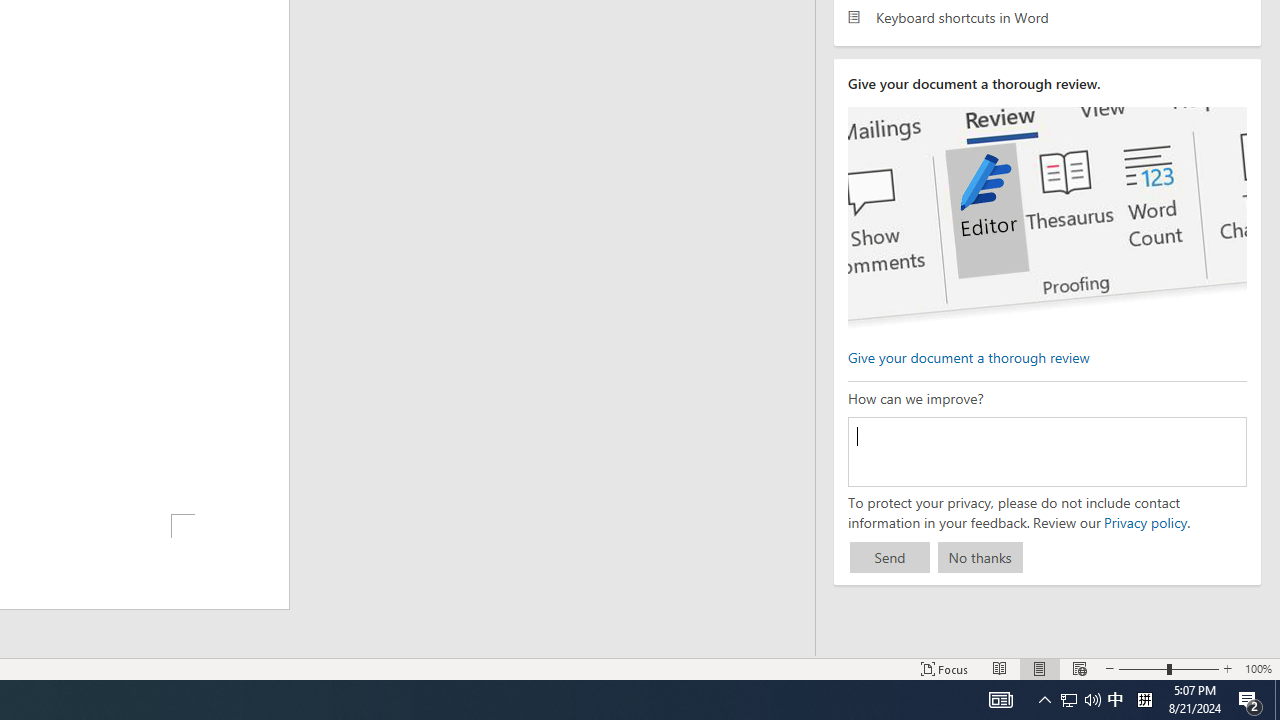 The width and height of the screenshot is (1280, 720). Describe the element at coordinates (889, 557) in the screenshot. I see `'Send'` at that location.